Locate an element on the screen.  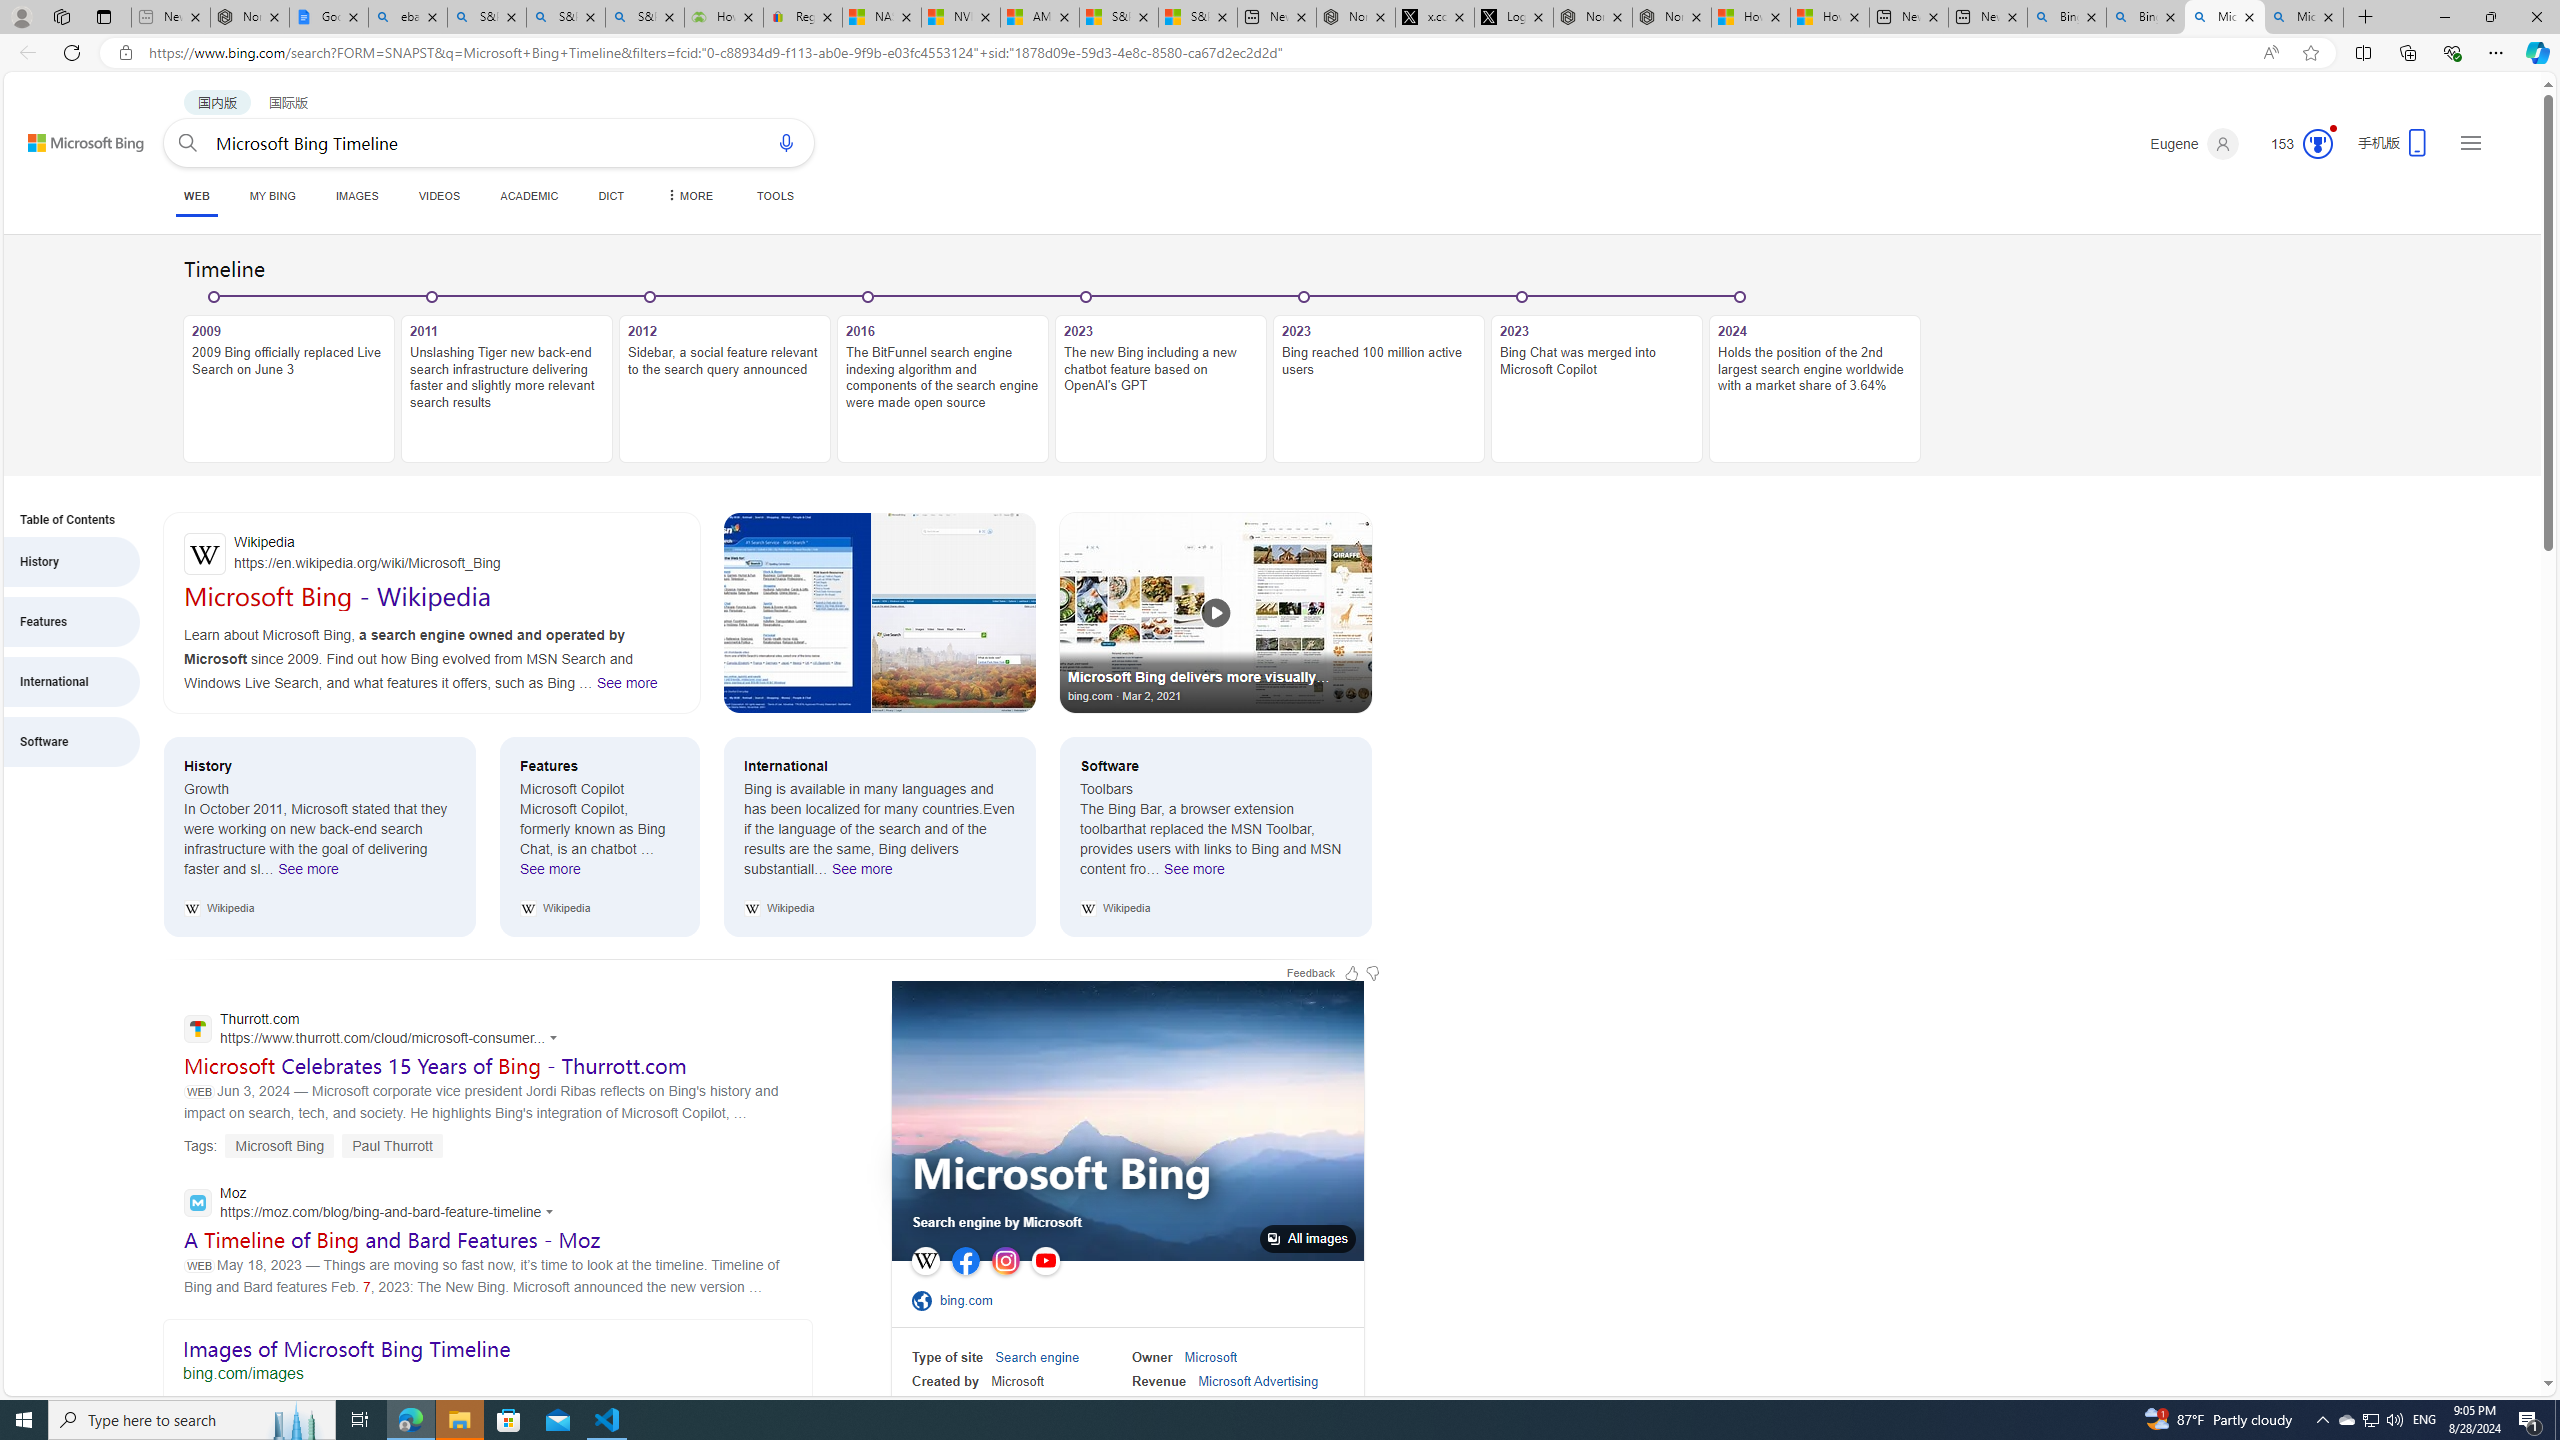
'Search more' is located at coordinates (2502, 1324).